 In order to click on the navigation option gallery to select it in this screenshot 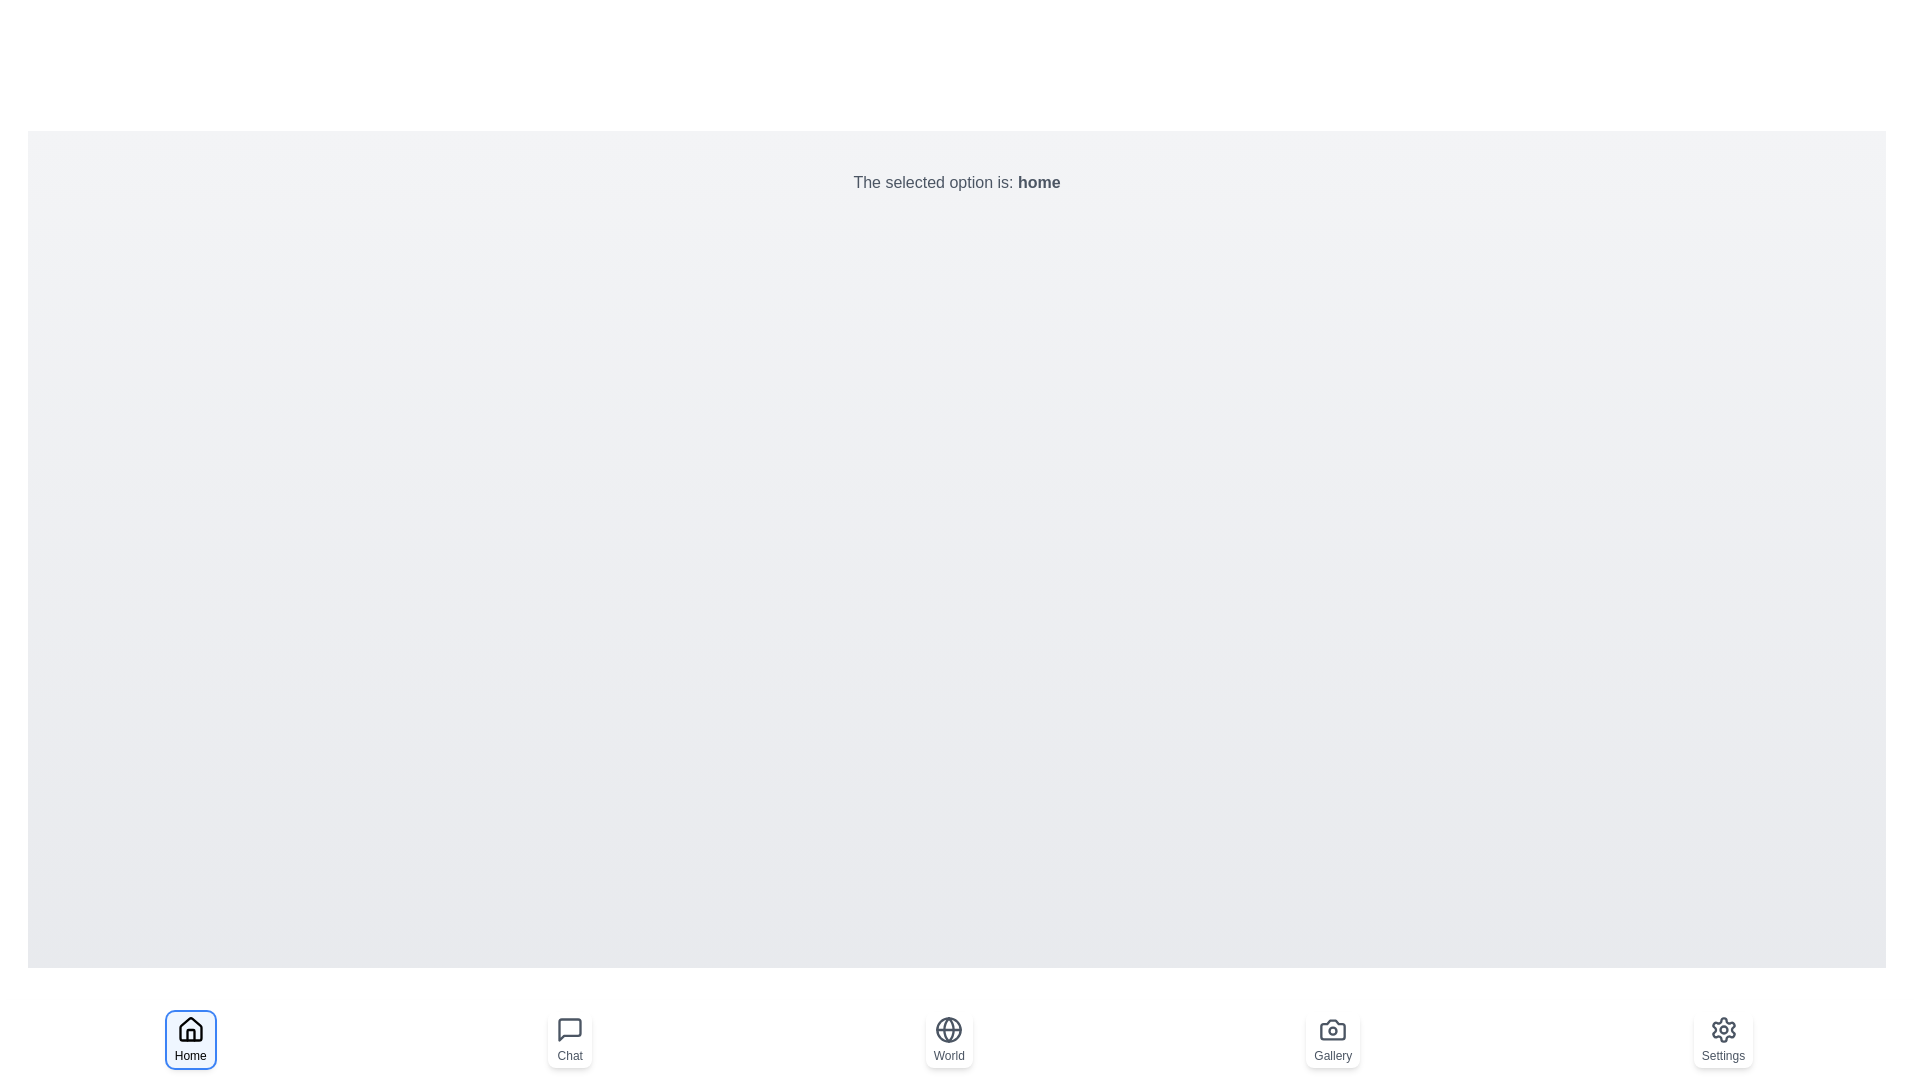, I will do `click(1333, 1039)`.